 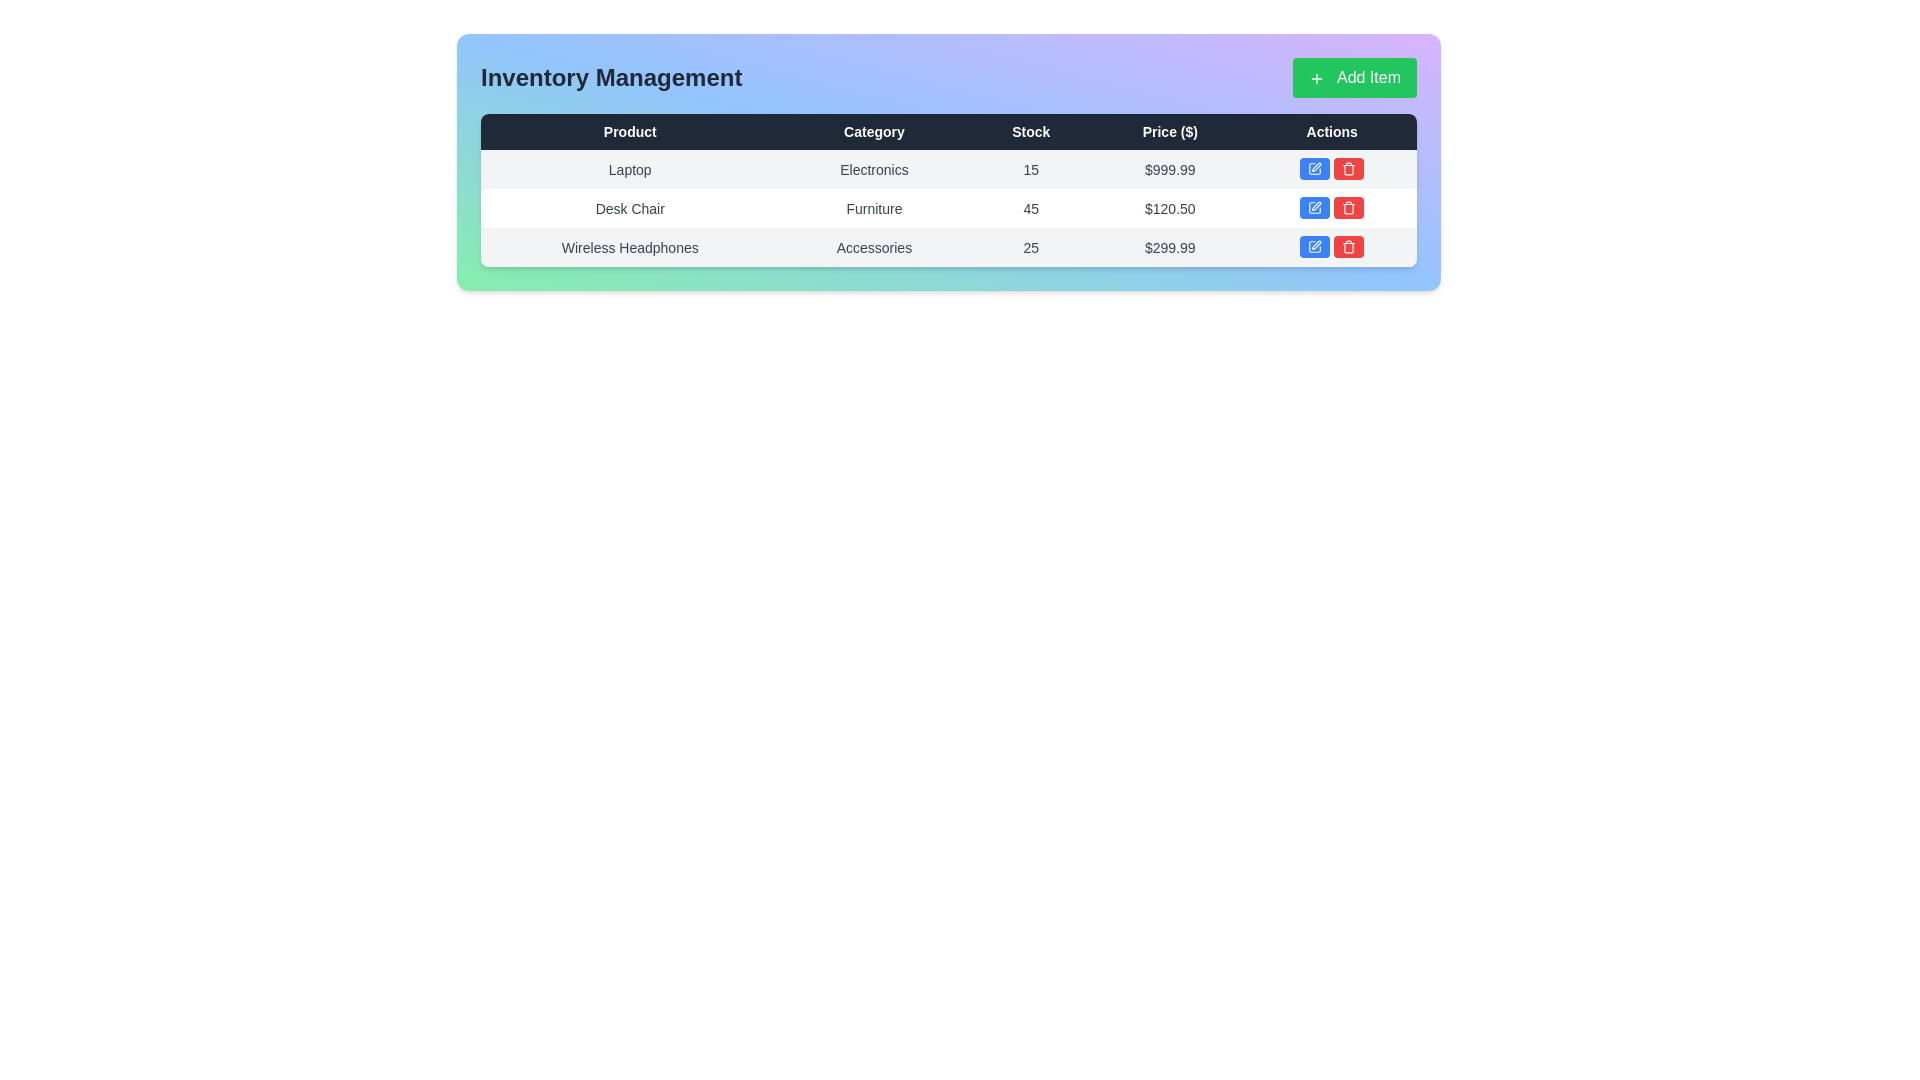 What do you see at coordinates (1031, 168) in the screenshot?
I see `inventory stock count label for the 'Laptop' product located in the 'Stock' column of the first row` at bounding box center [1031, 168].